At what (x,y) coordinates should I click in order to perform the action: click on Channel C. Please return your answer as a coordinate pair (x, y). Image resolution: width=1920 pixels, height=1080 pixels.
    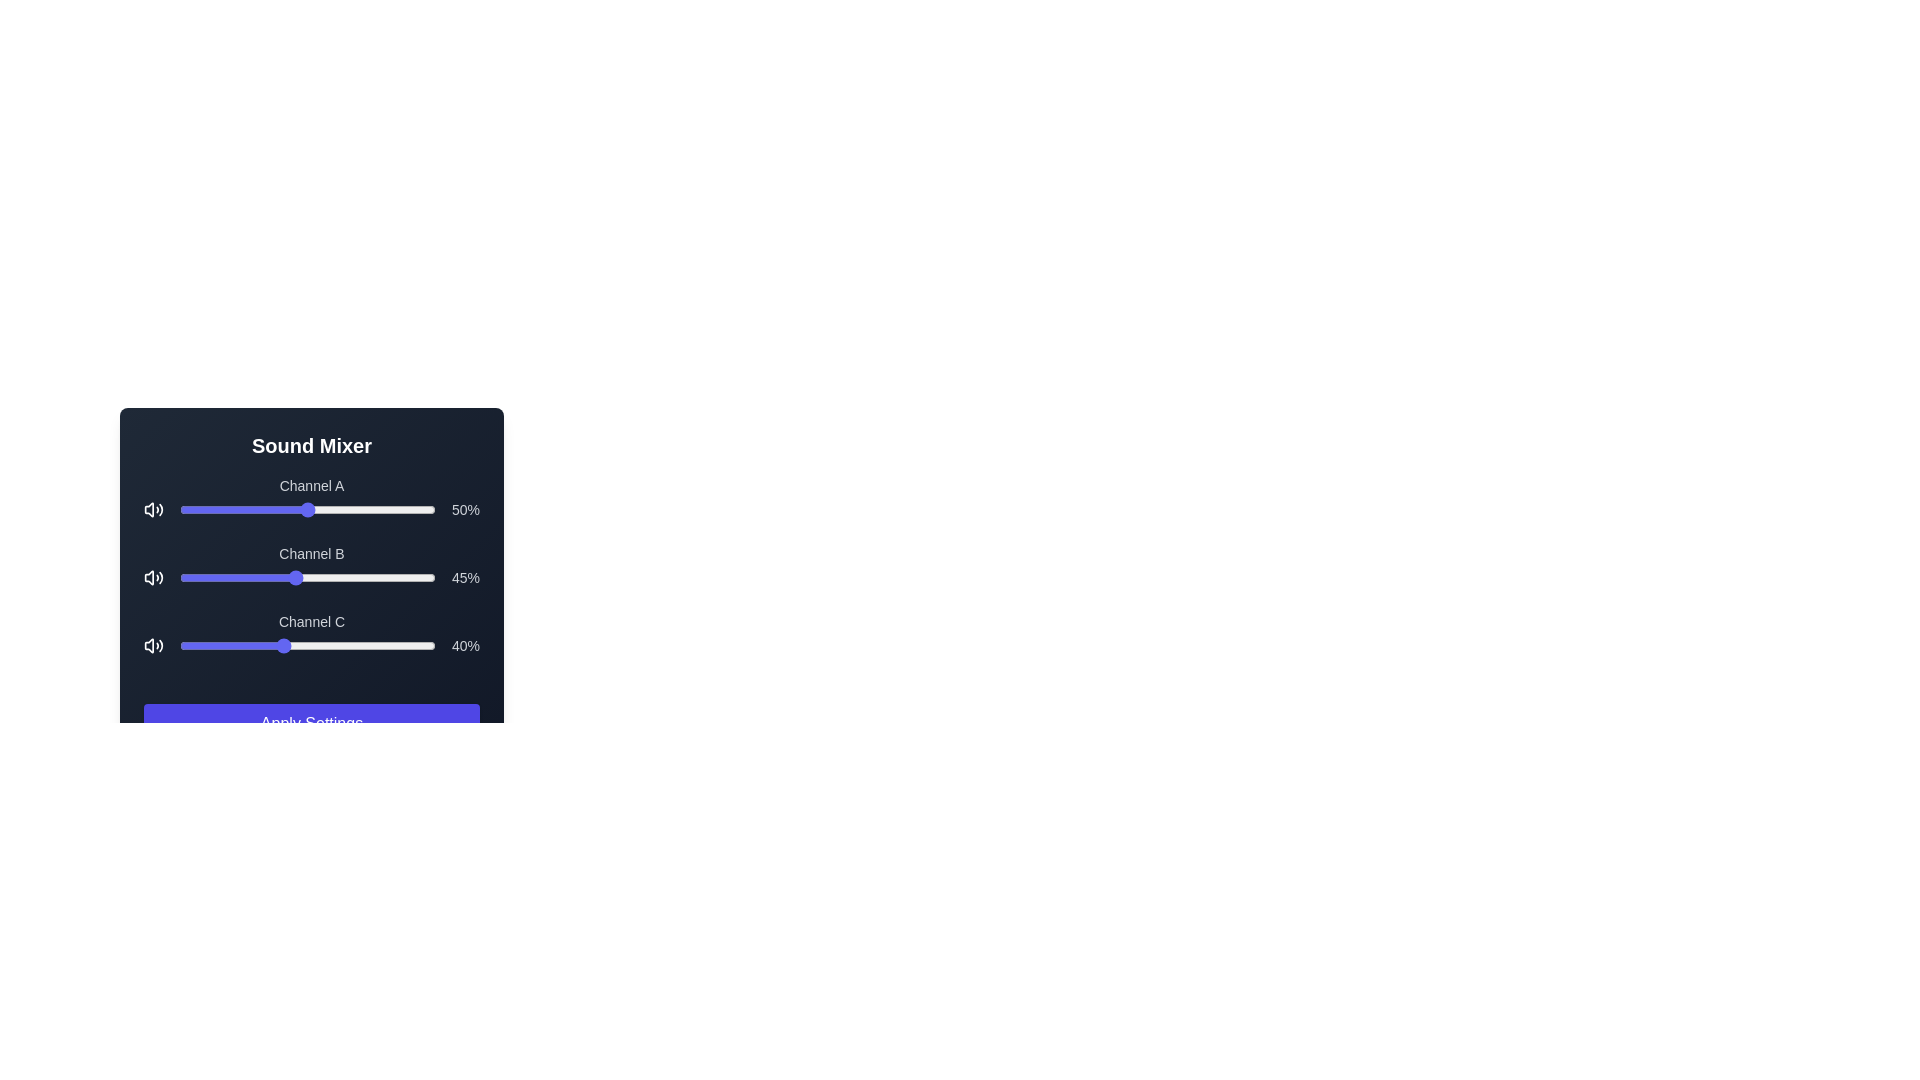
    Looking at the image, I should click on (394, 645).